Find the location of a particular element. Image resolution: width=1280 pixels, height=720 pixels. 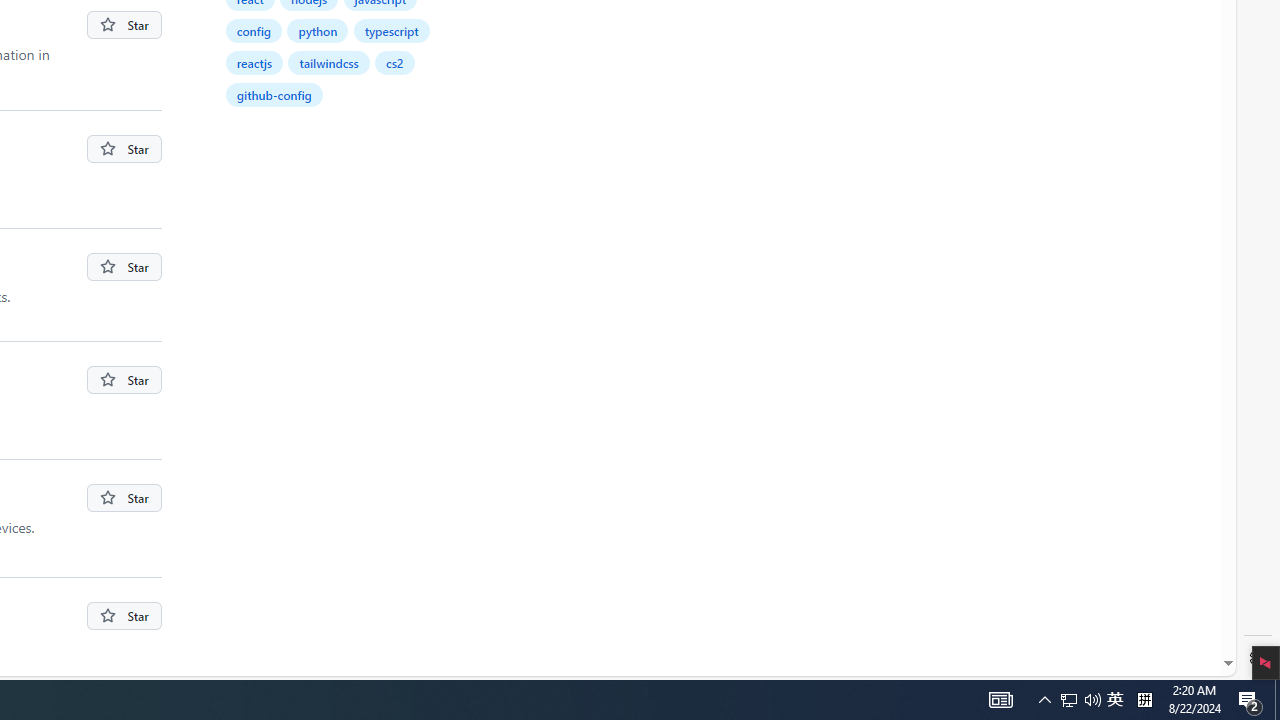

'reactjs' is located at coordinates (253, 61).